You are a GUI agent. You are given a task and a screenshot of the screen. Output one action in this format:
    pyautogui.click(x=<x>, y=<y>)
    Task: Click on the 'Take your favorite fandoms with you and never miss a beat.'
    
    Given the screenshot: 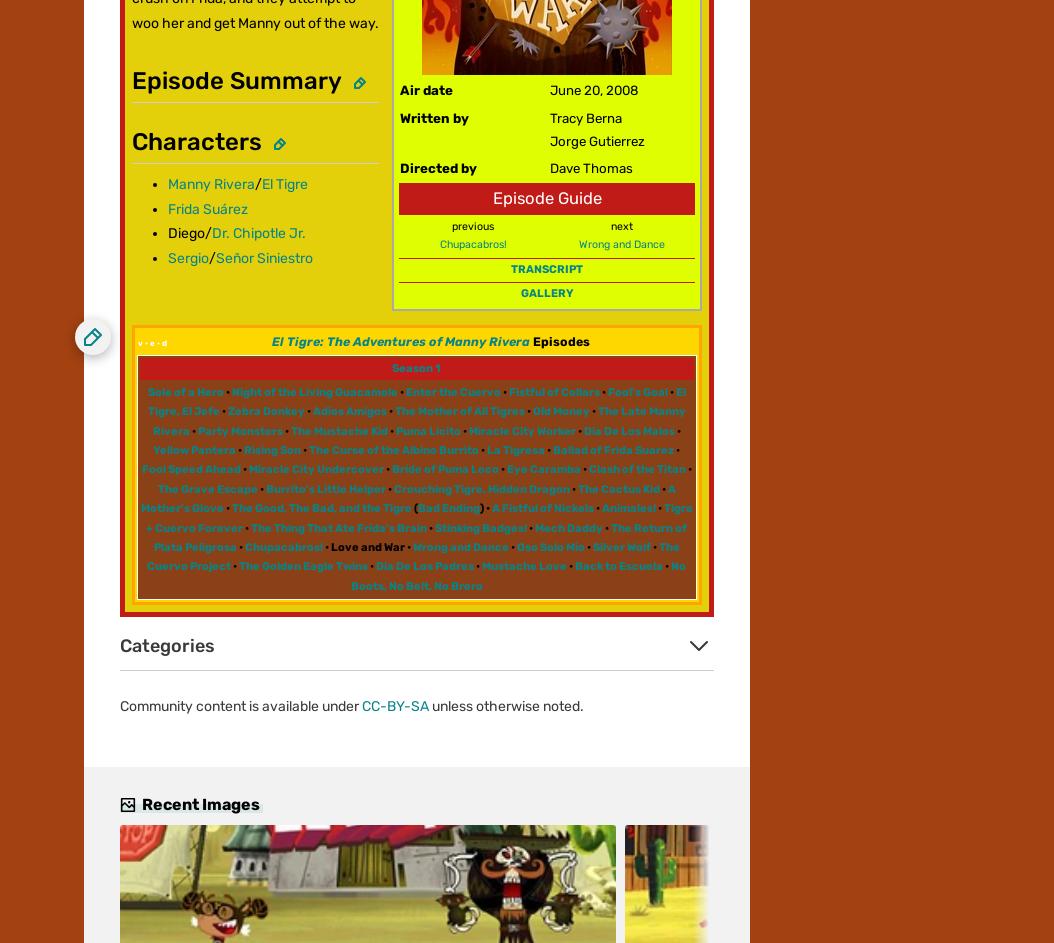 What is the action you would take?
    pyautogui.click(x=271, y=332)
    